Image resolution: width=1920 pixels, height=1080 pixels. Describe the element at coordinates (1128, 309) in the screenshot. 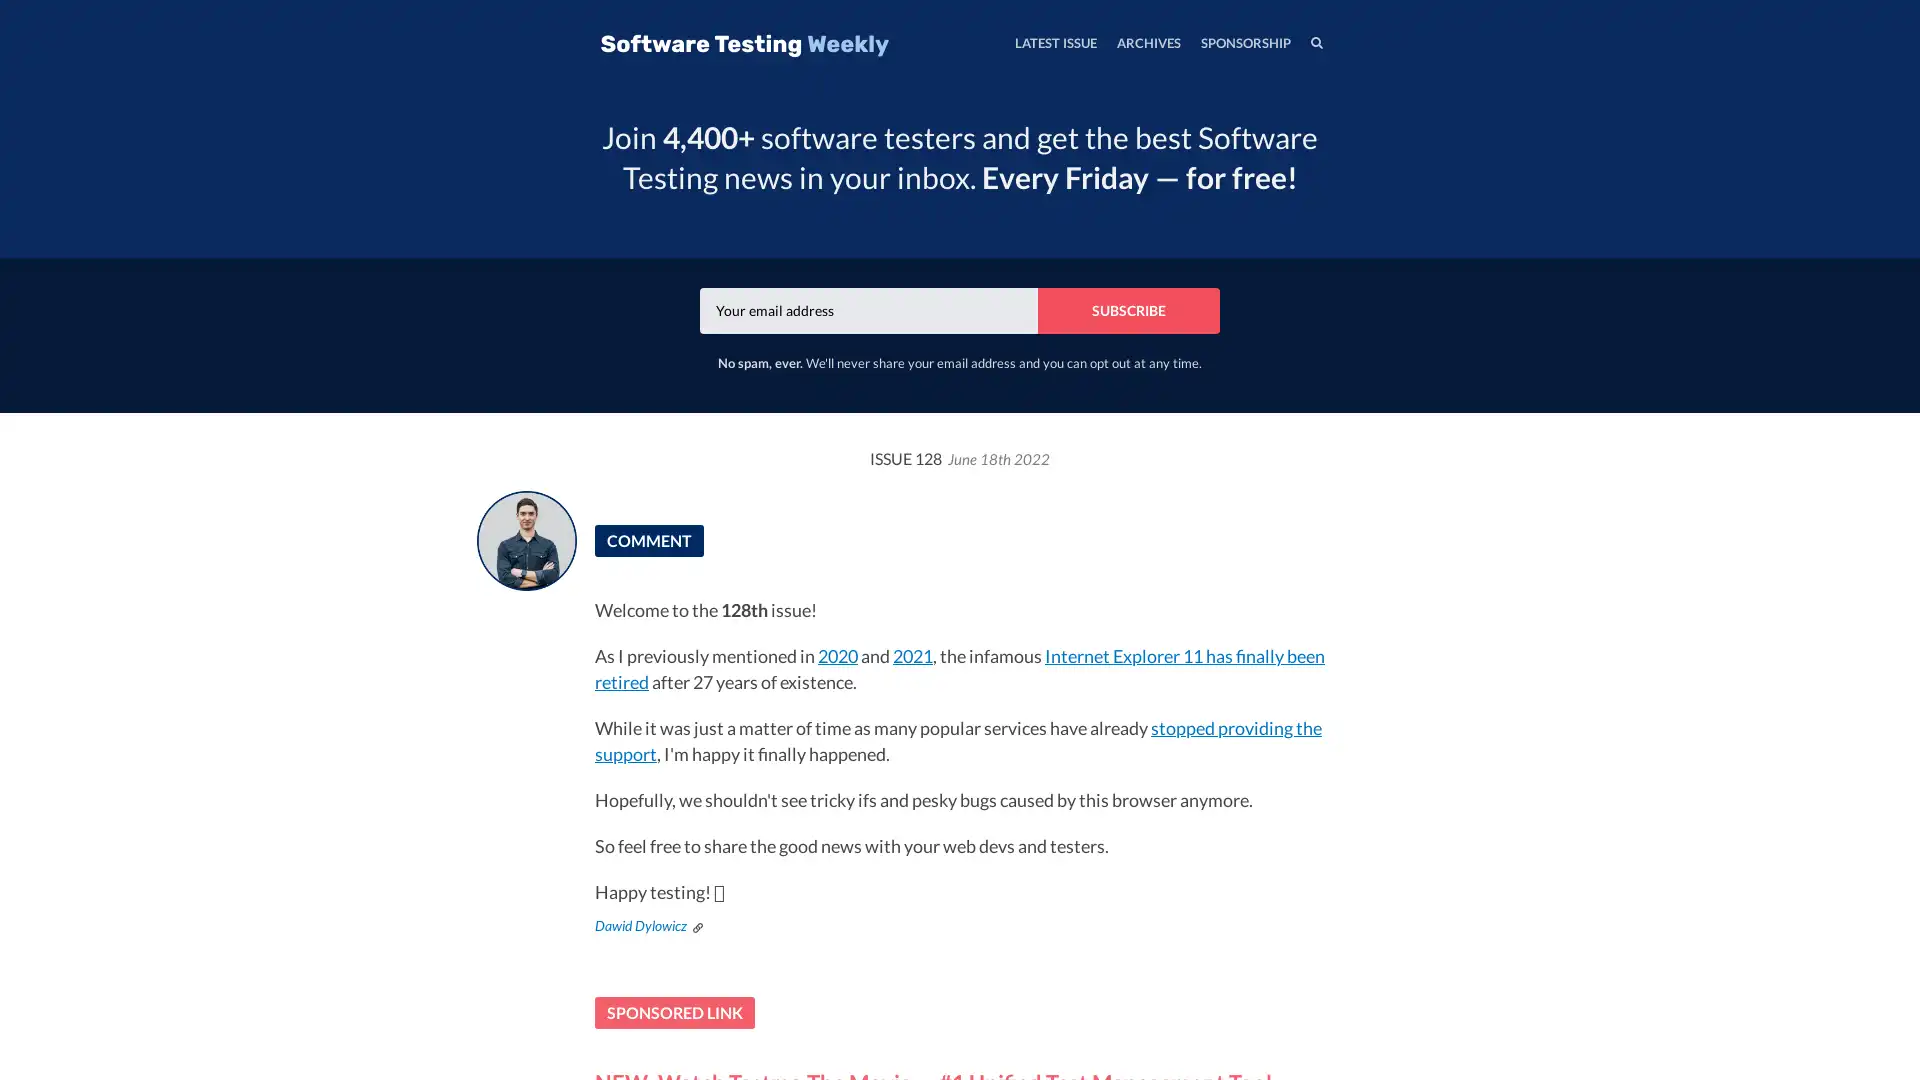

I see `SUBSCRIBE` at that location.